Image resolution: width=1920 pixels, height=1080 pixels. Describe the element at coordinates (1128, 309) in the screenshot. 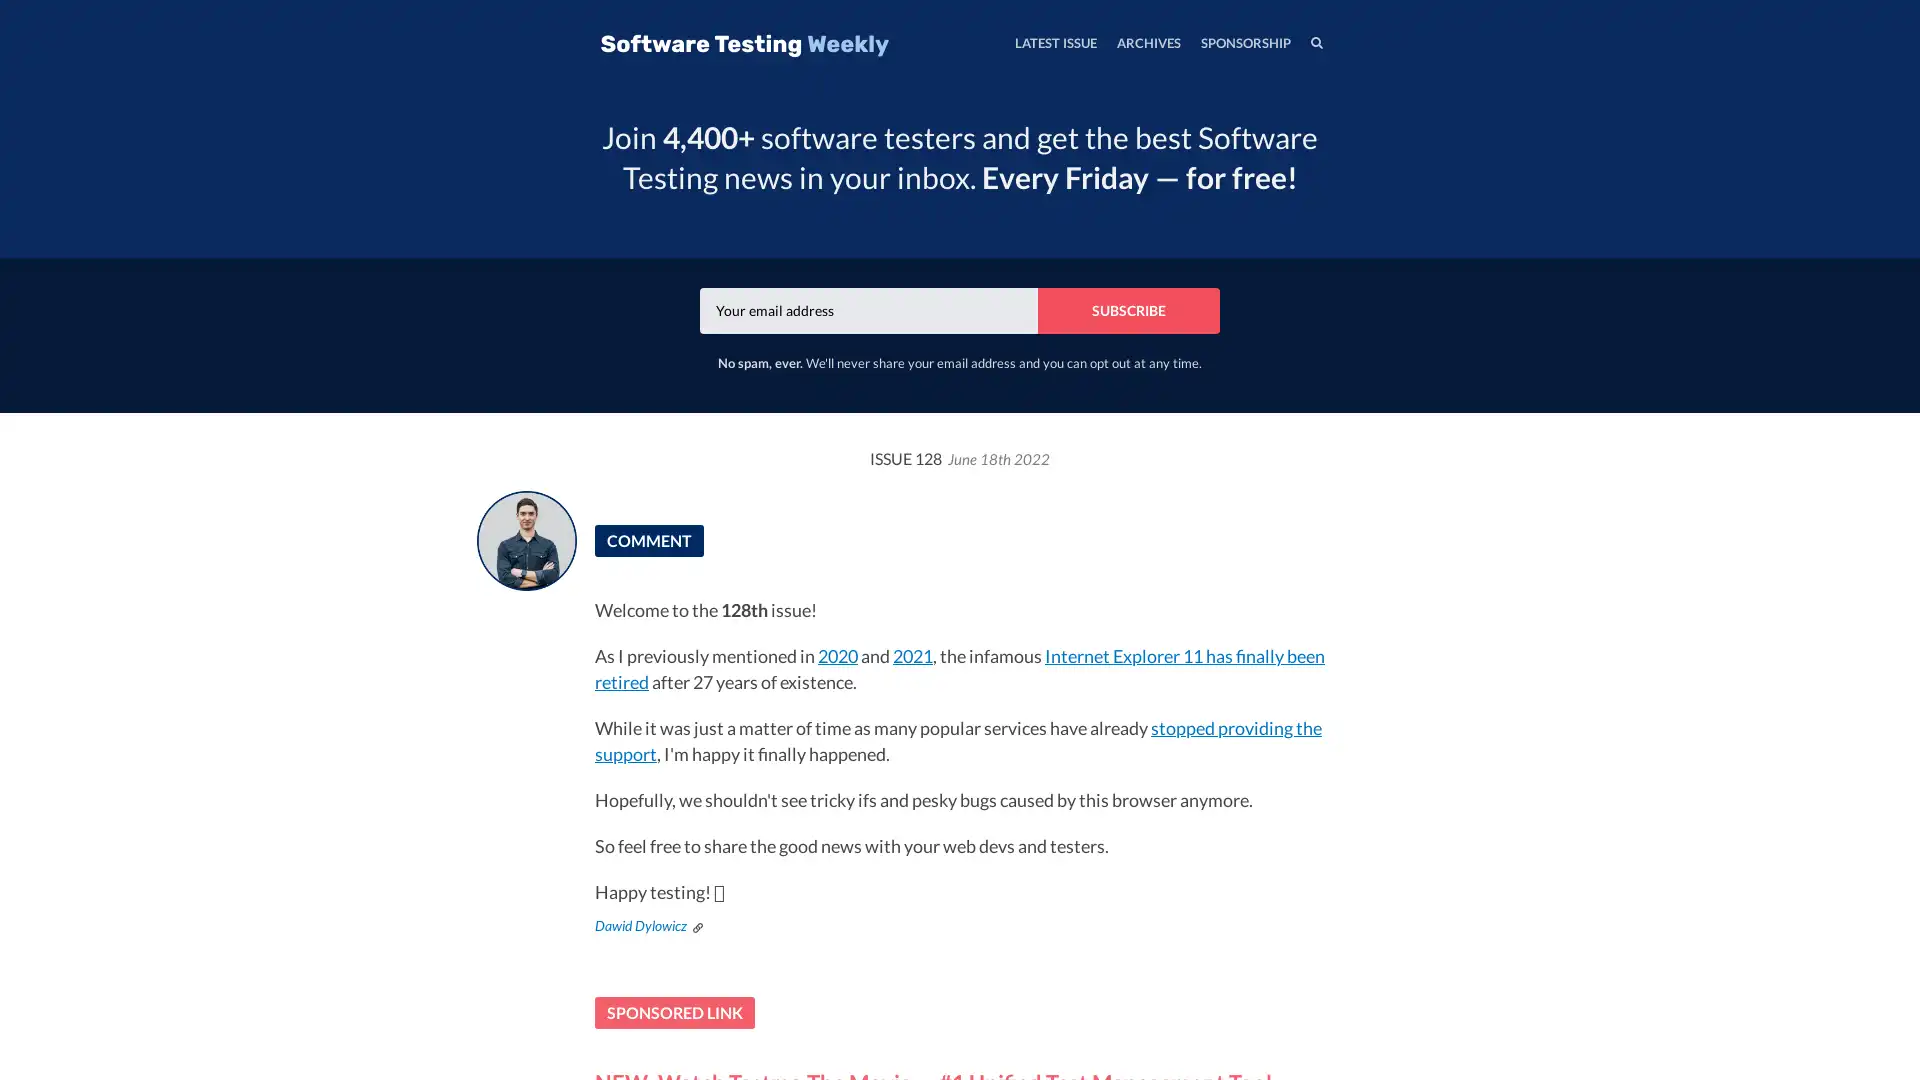

I see `SUBSCRIBE` at that location.